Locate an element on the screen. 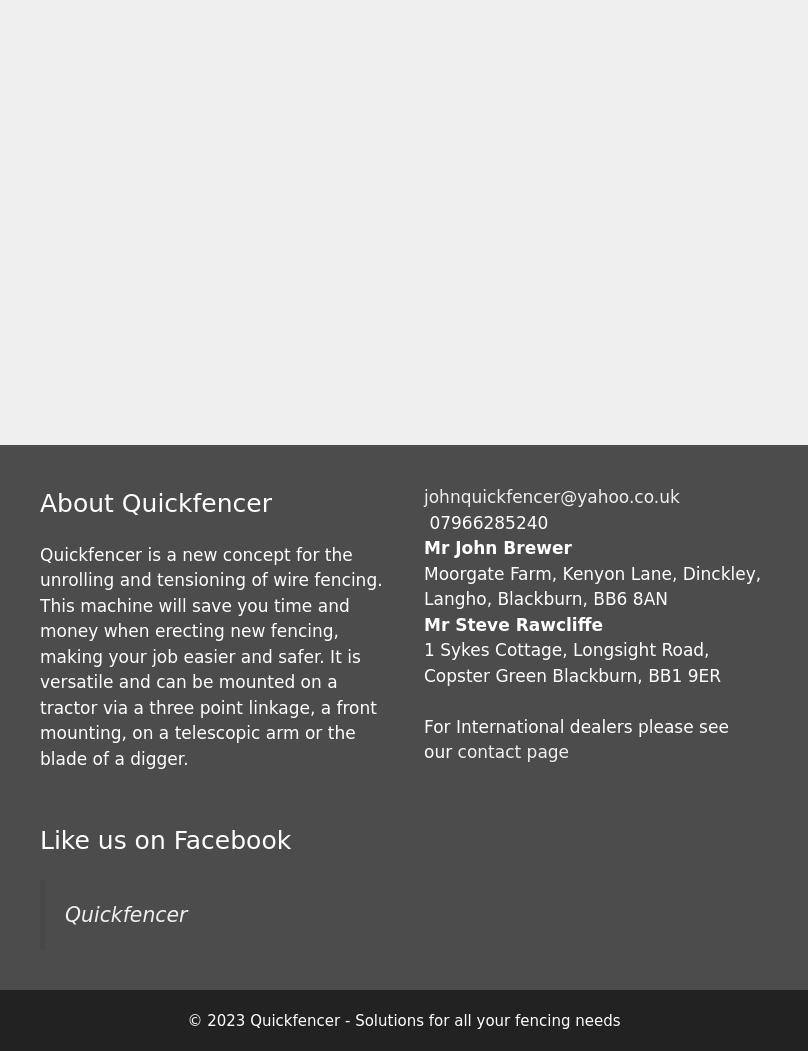 This screenshot has width=808, height=1051. 'Mr Steve Rawcliffe' is located at coordinates (424, 622).